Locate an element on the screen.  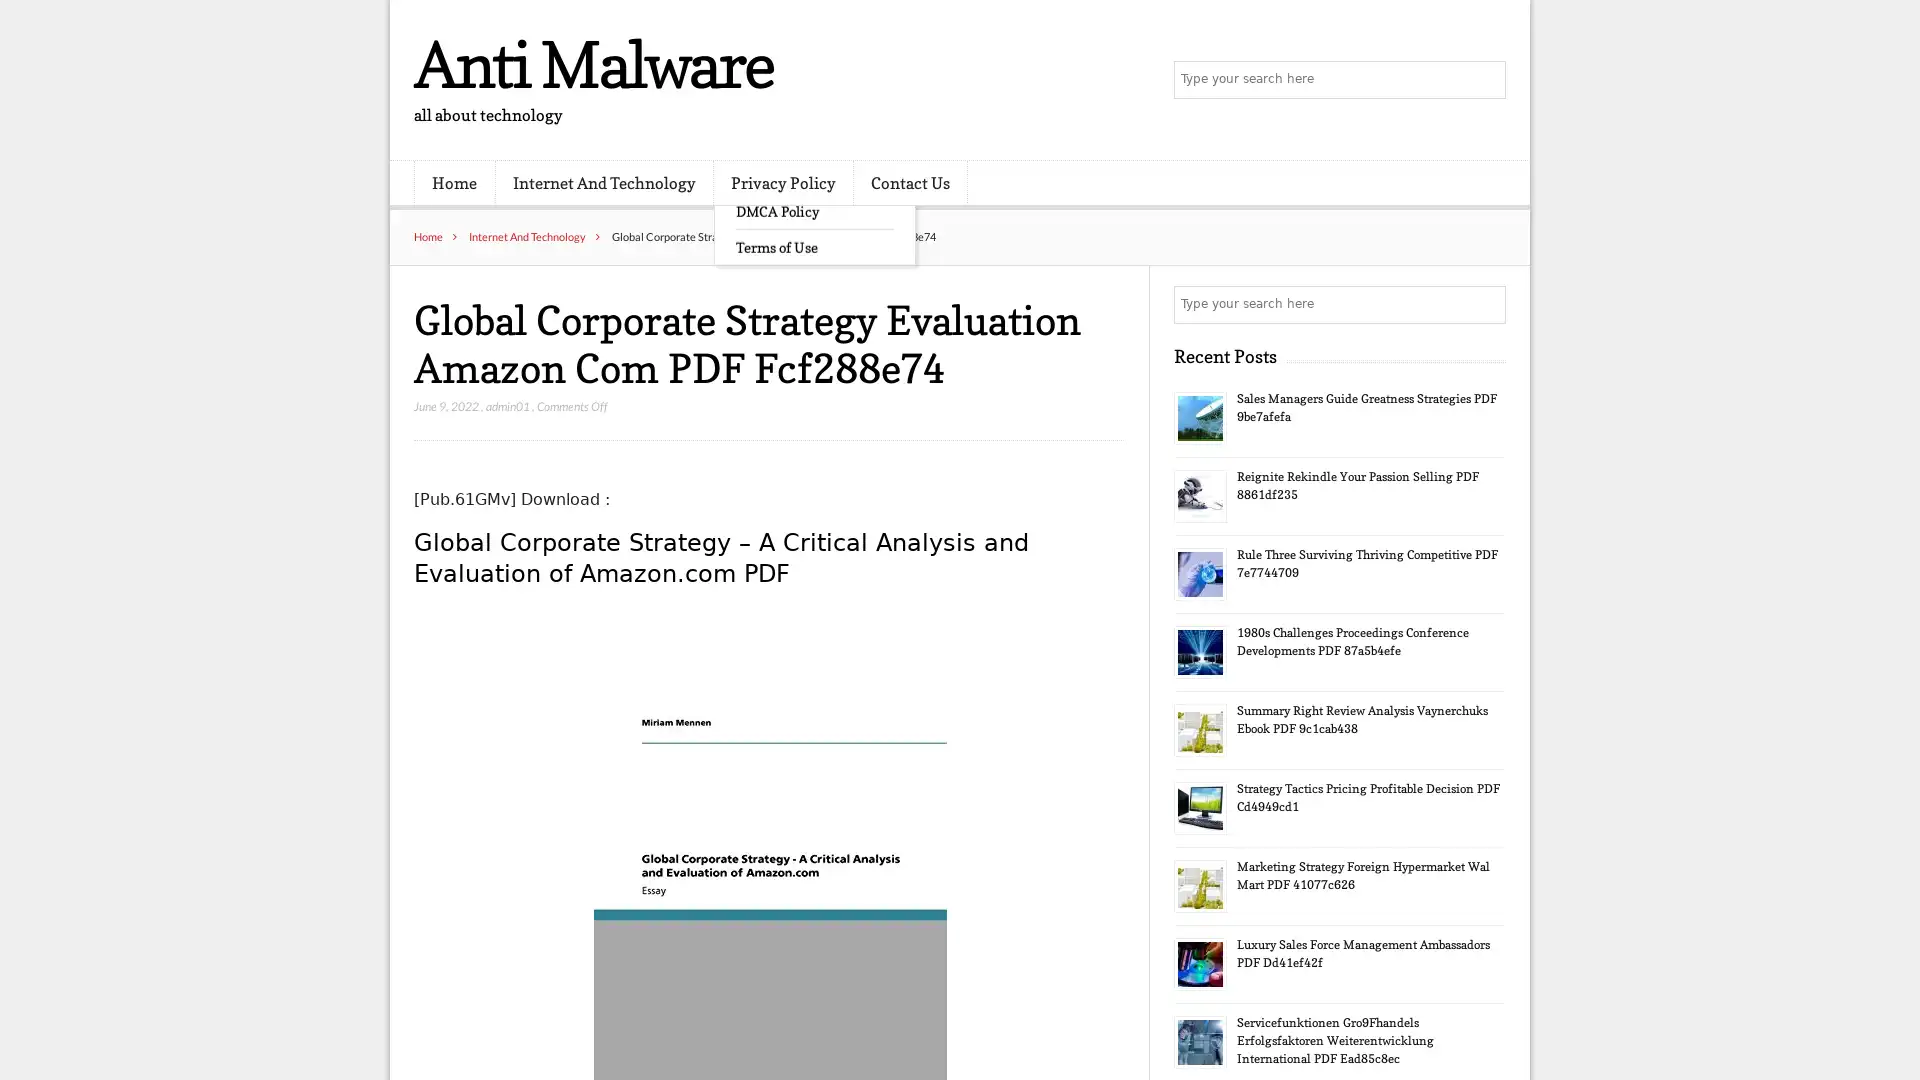
Search is located at coordinates (1485, 304).